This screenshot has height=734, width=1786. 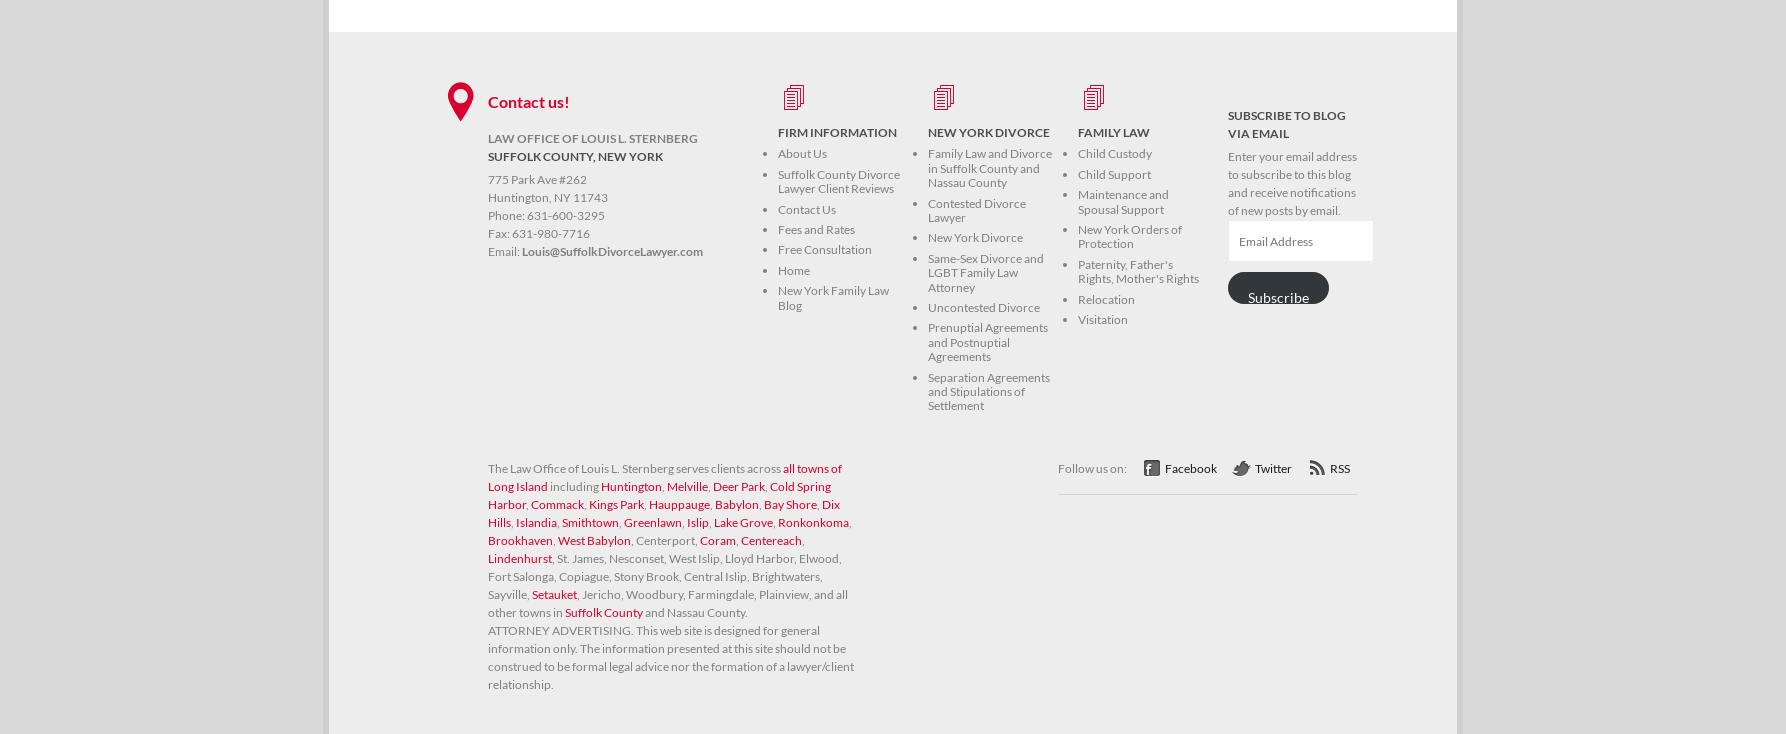 I want to click on 'Suffolk County Divorce Lawyer Client Reviews', so click(x=838, y=180).